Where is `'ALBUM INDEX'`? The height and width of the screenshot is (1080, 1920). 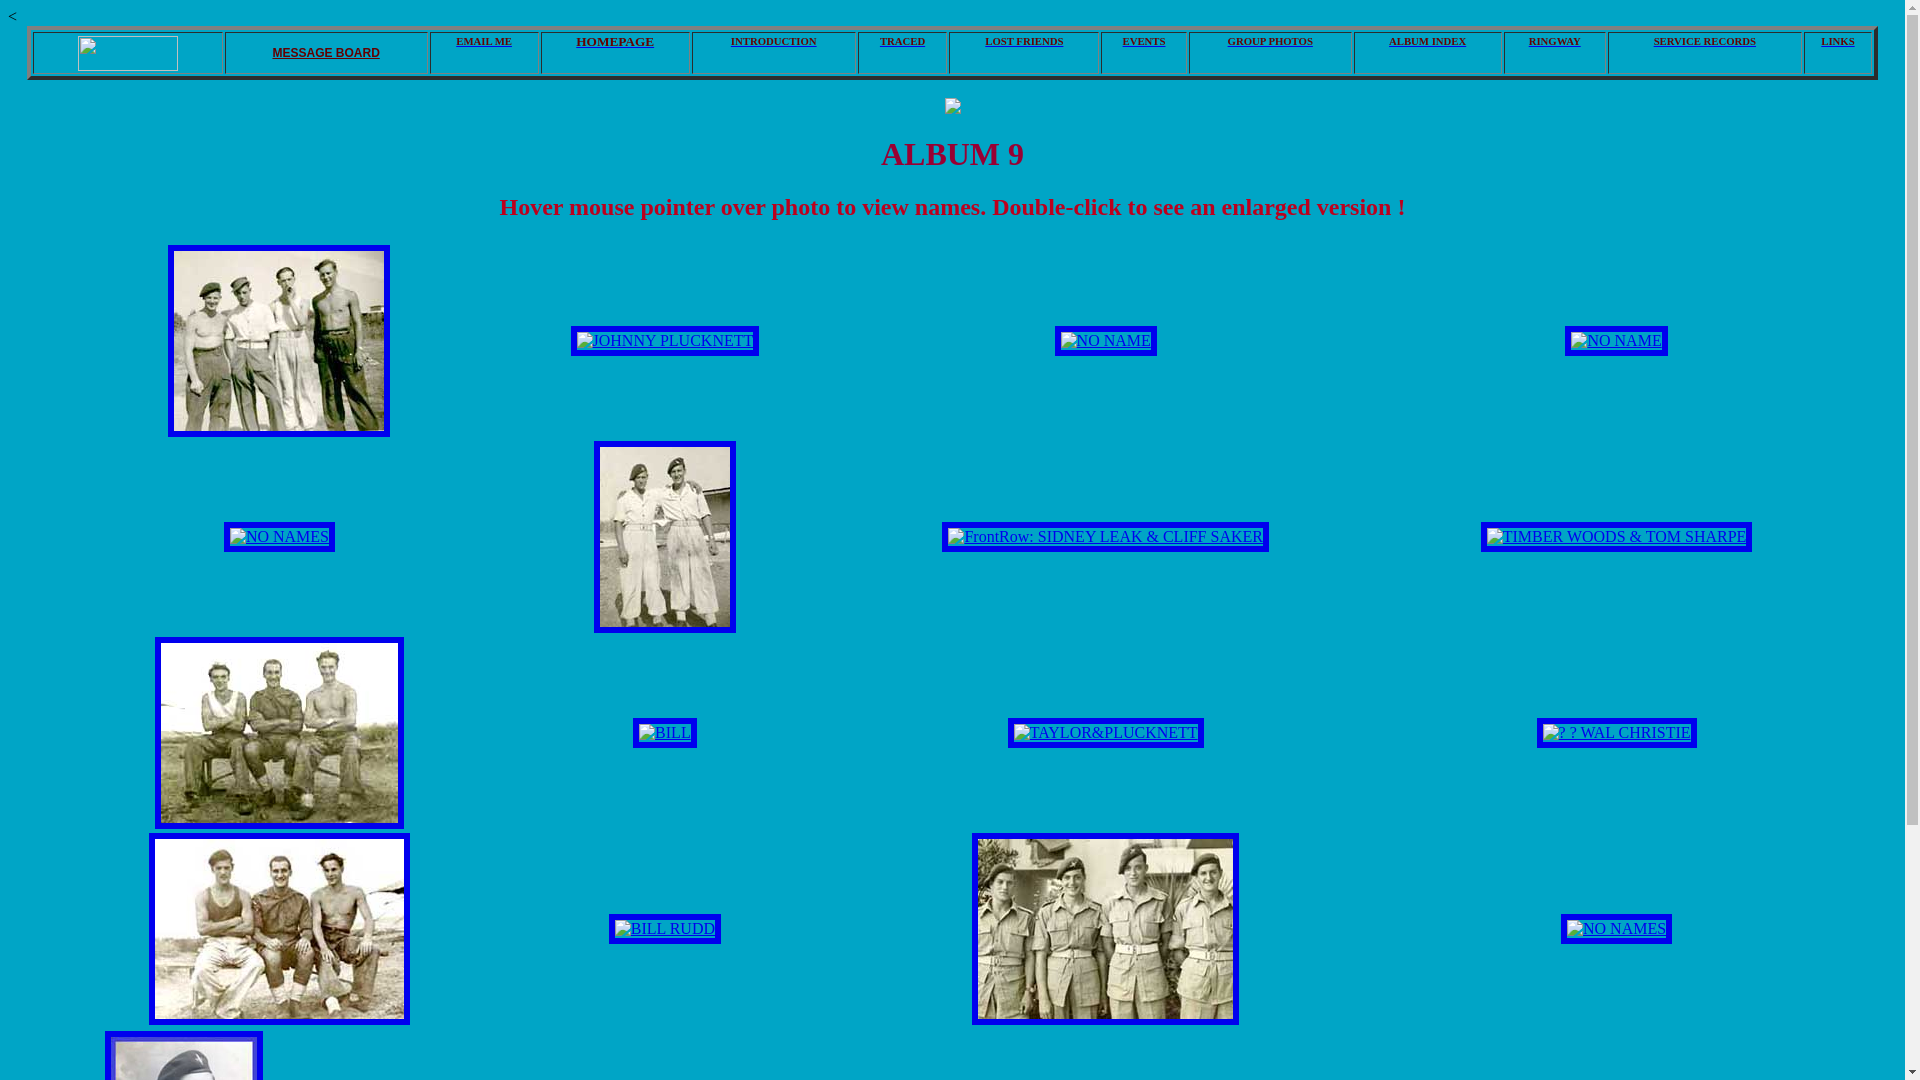
'ALBUM INDEX' is located at coordinates (1427, 41).